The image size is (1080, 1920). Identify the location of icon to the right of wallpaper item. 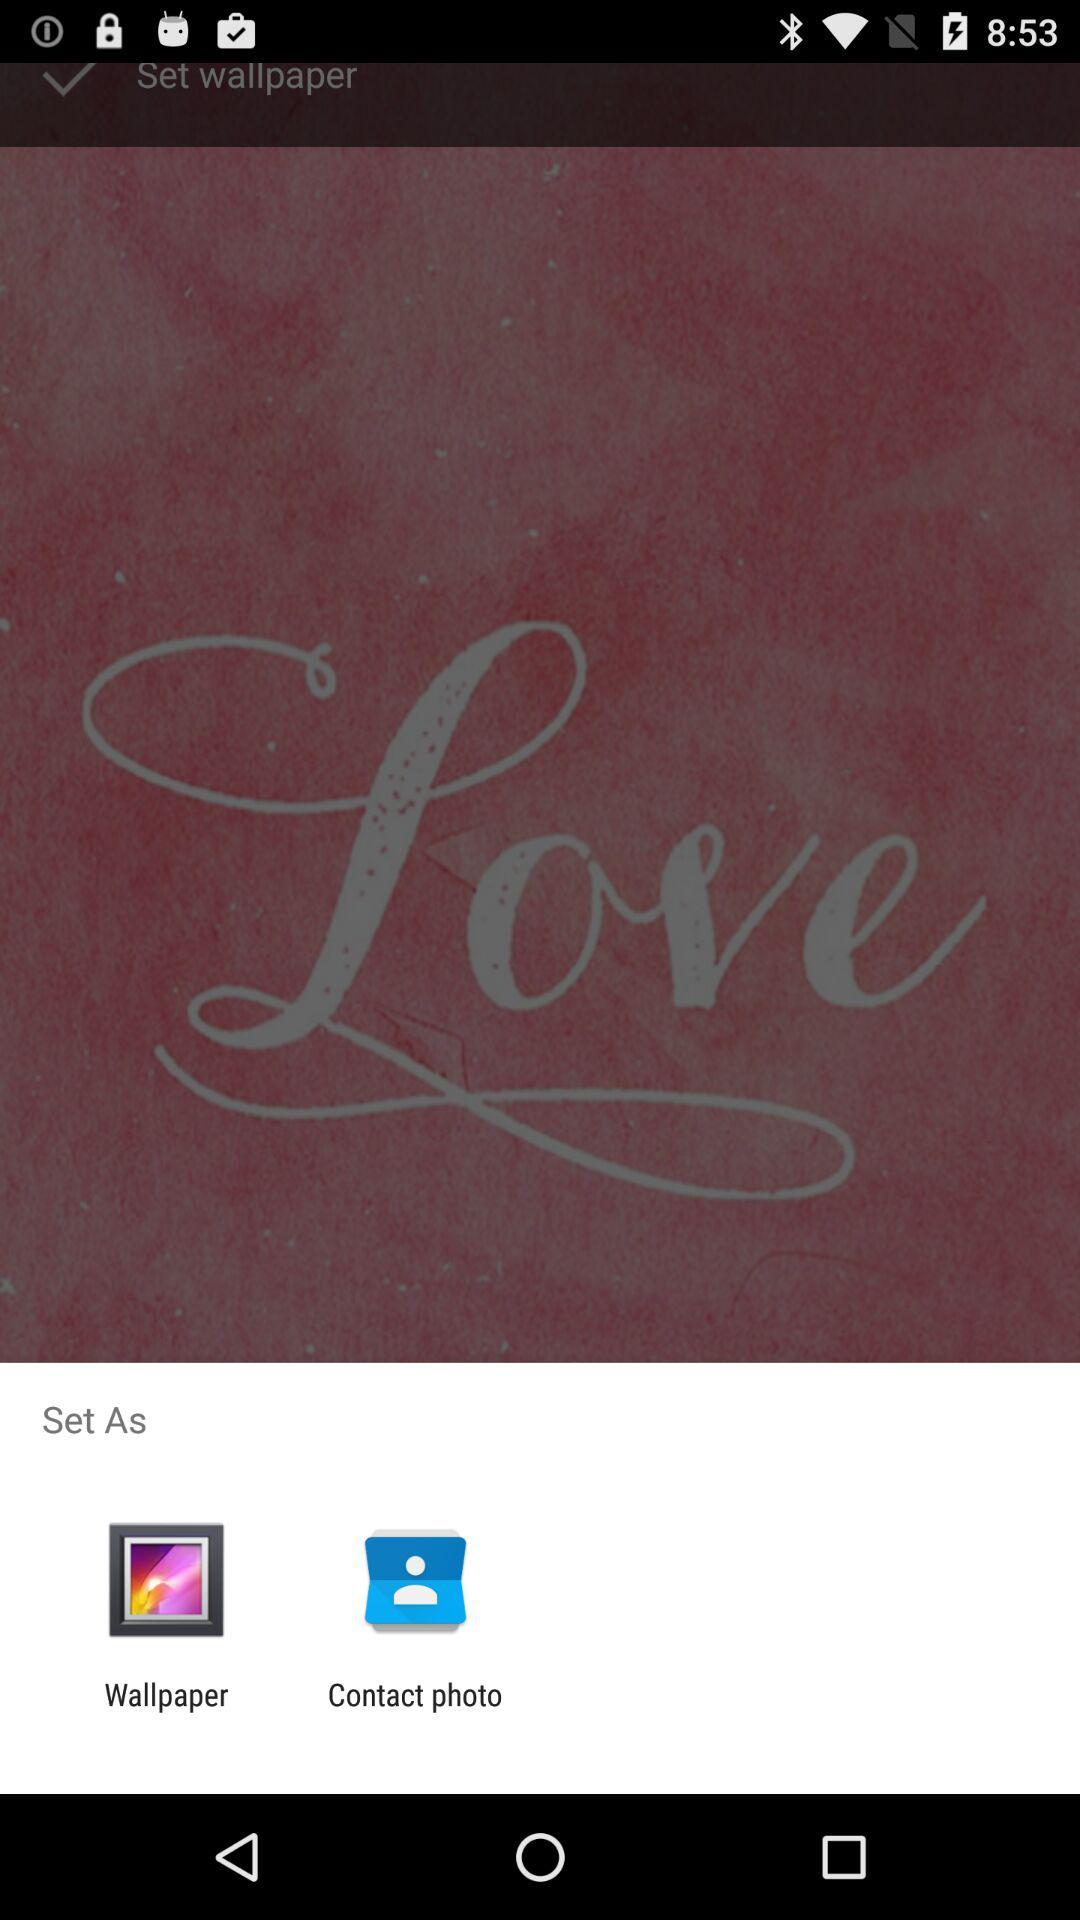
(414, 1711).